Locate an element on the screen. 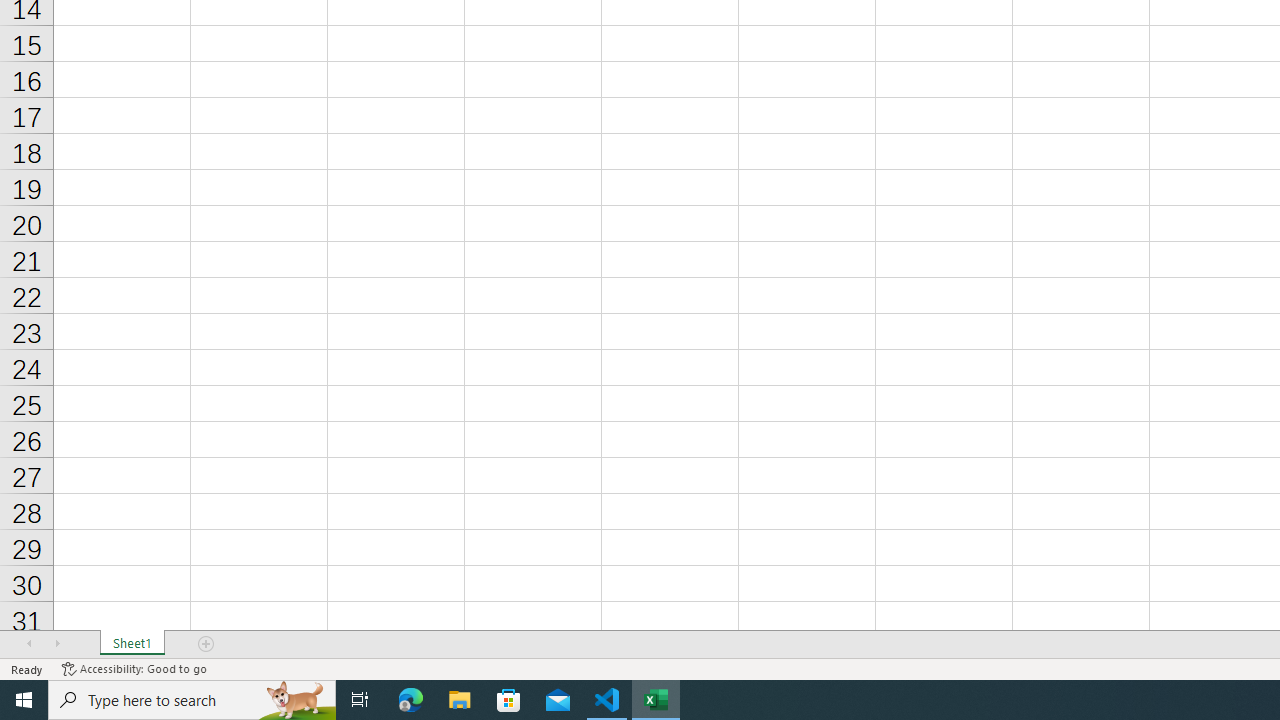 This screenshot has height=720, width=1280. 'Sheet1' is located at coordinates (131, 644).